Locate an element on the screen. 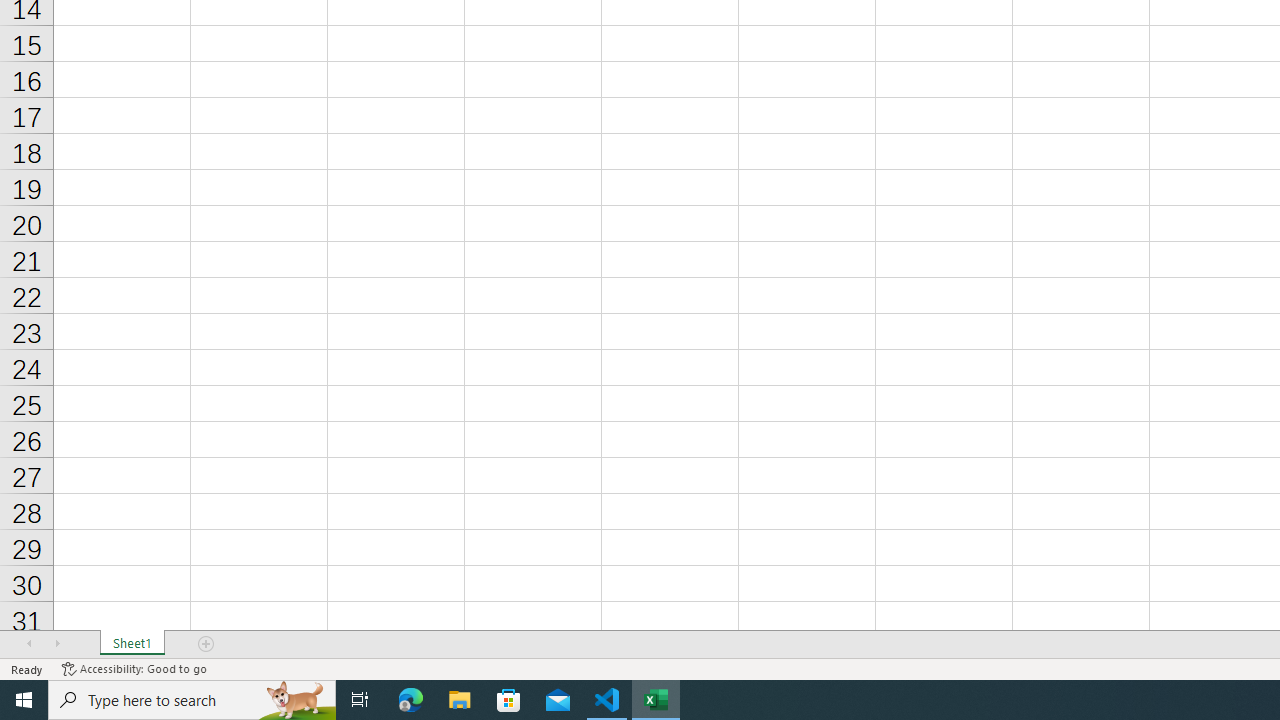 This screenshot has height=720, width=1280. 'Sheet1' is located at coordinates (131, 644).